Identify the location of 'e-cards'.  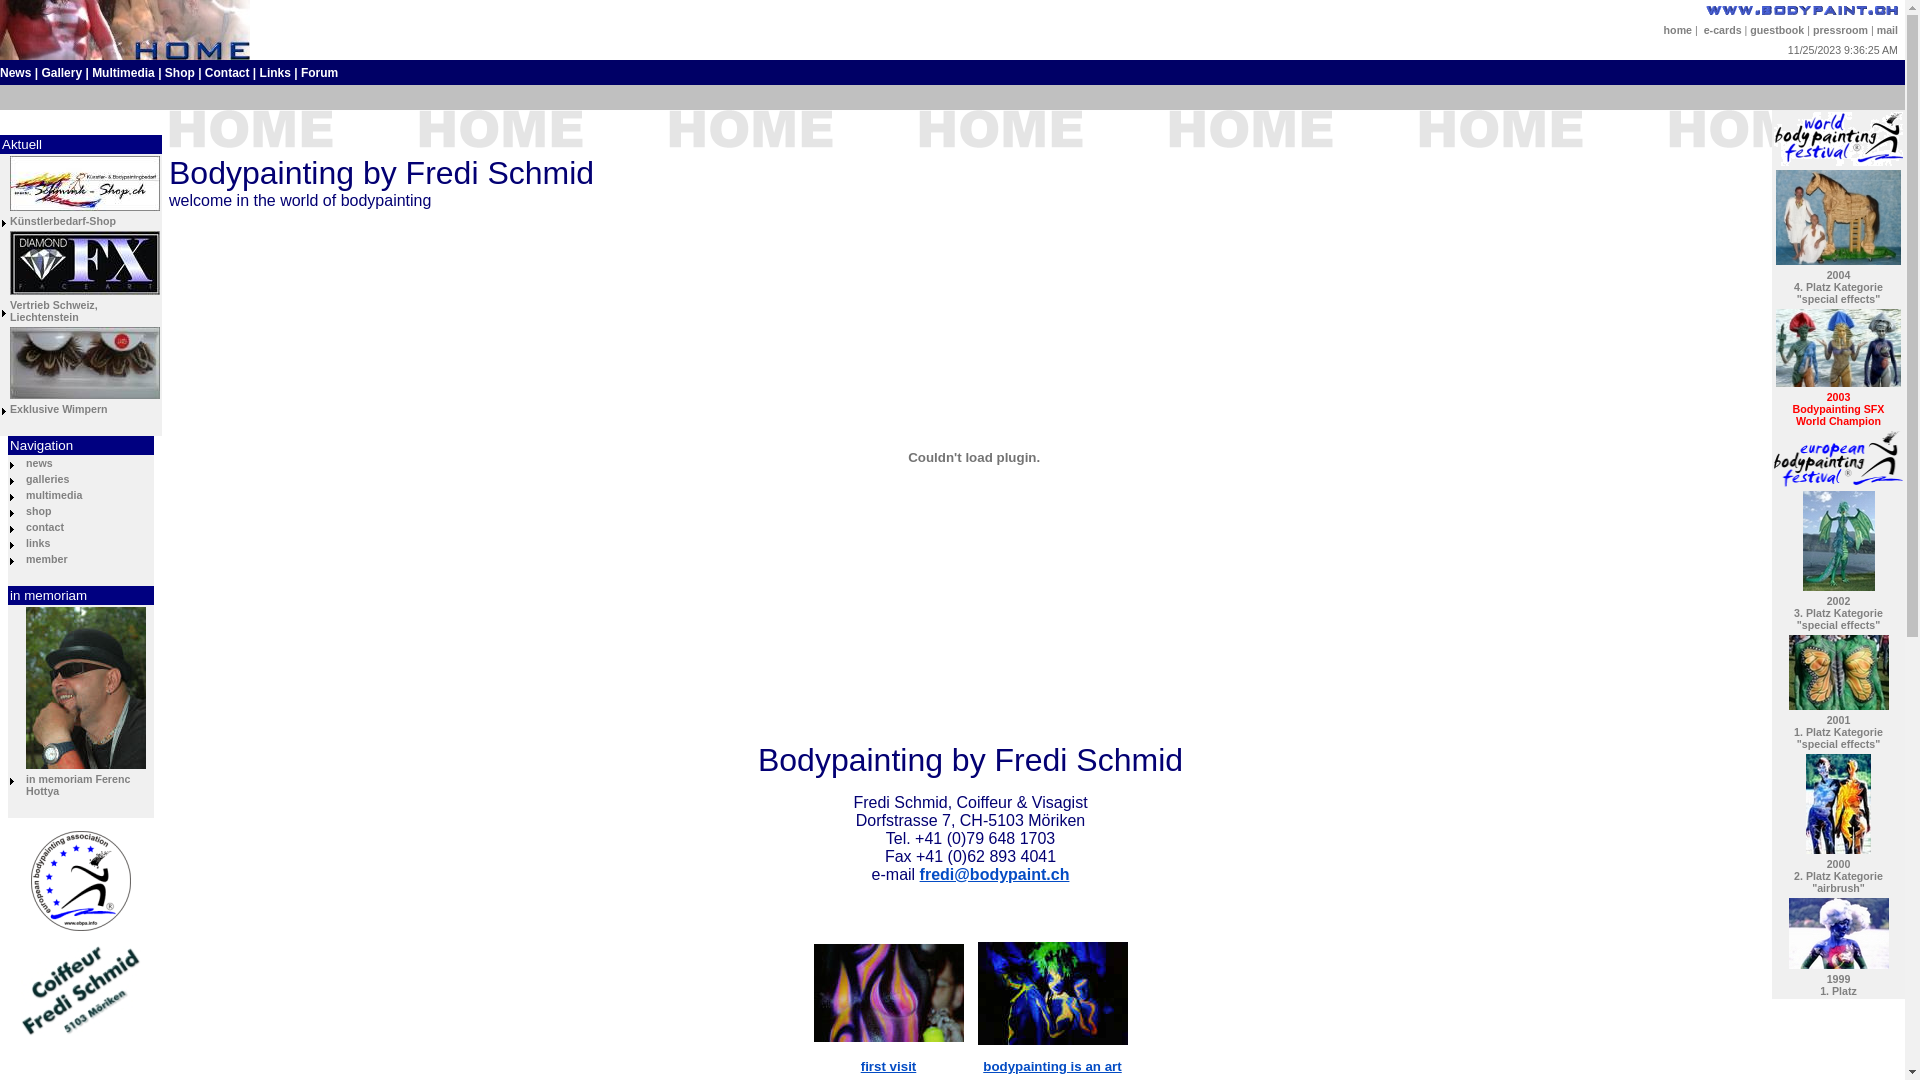
(1722, 30).